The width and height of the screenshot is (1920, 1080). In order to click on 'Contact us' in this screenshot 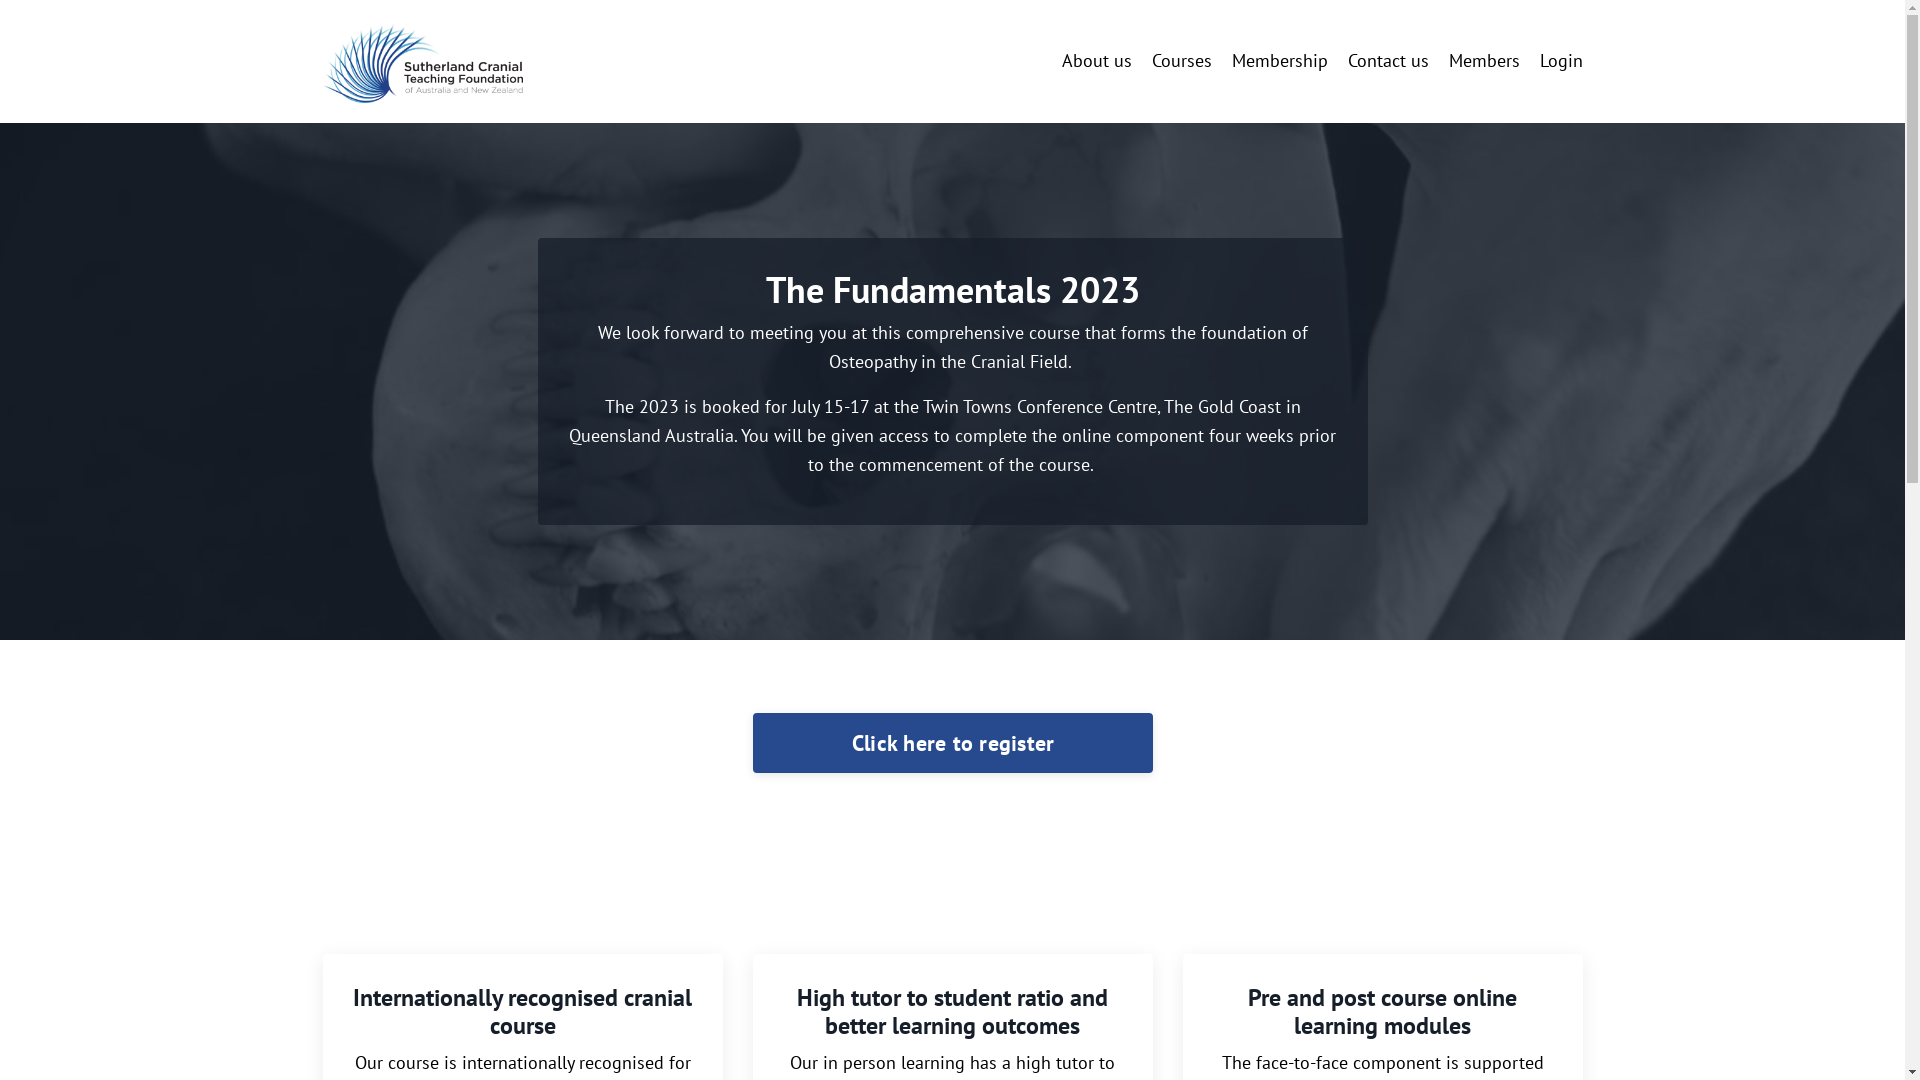, I will do `click(1387, 60)`.